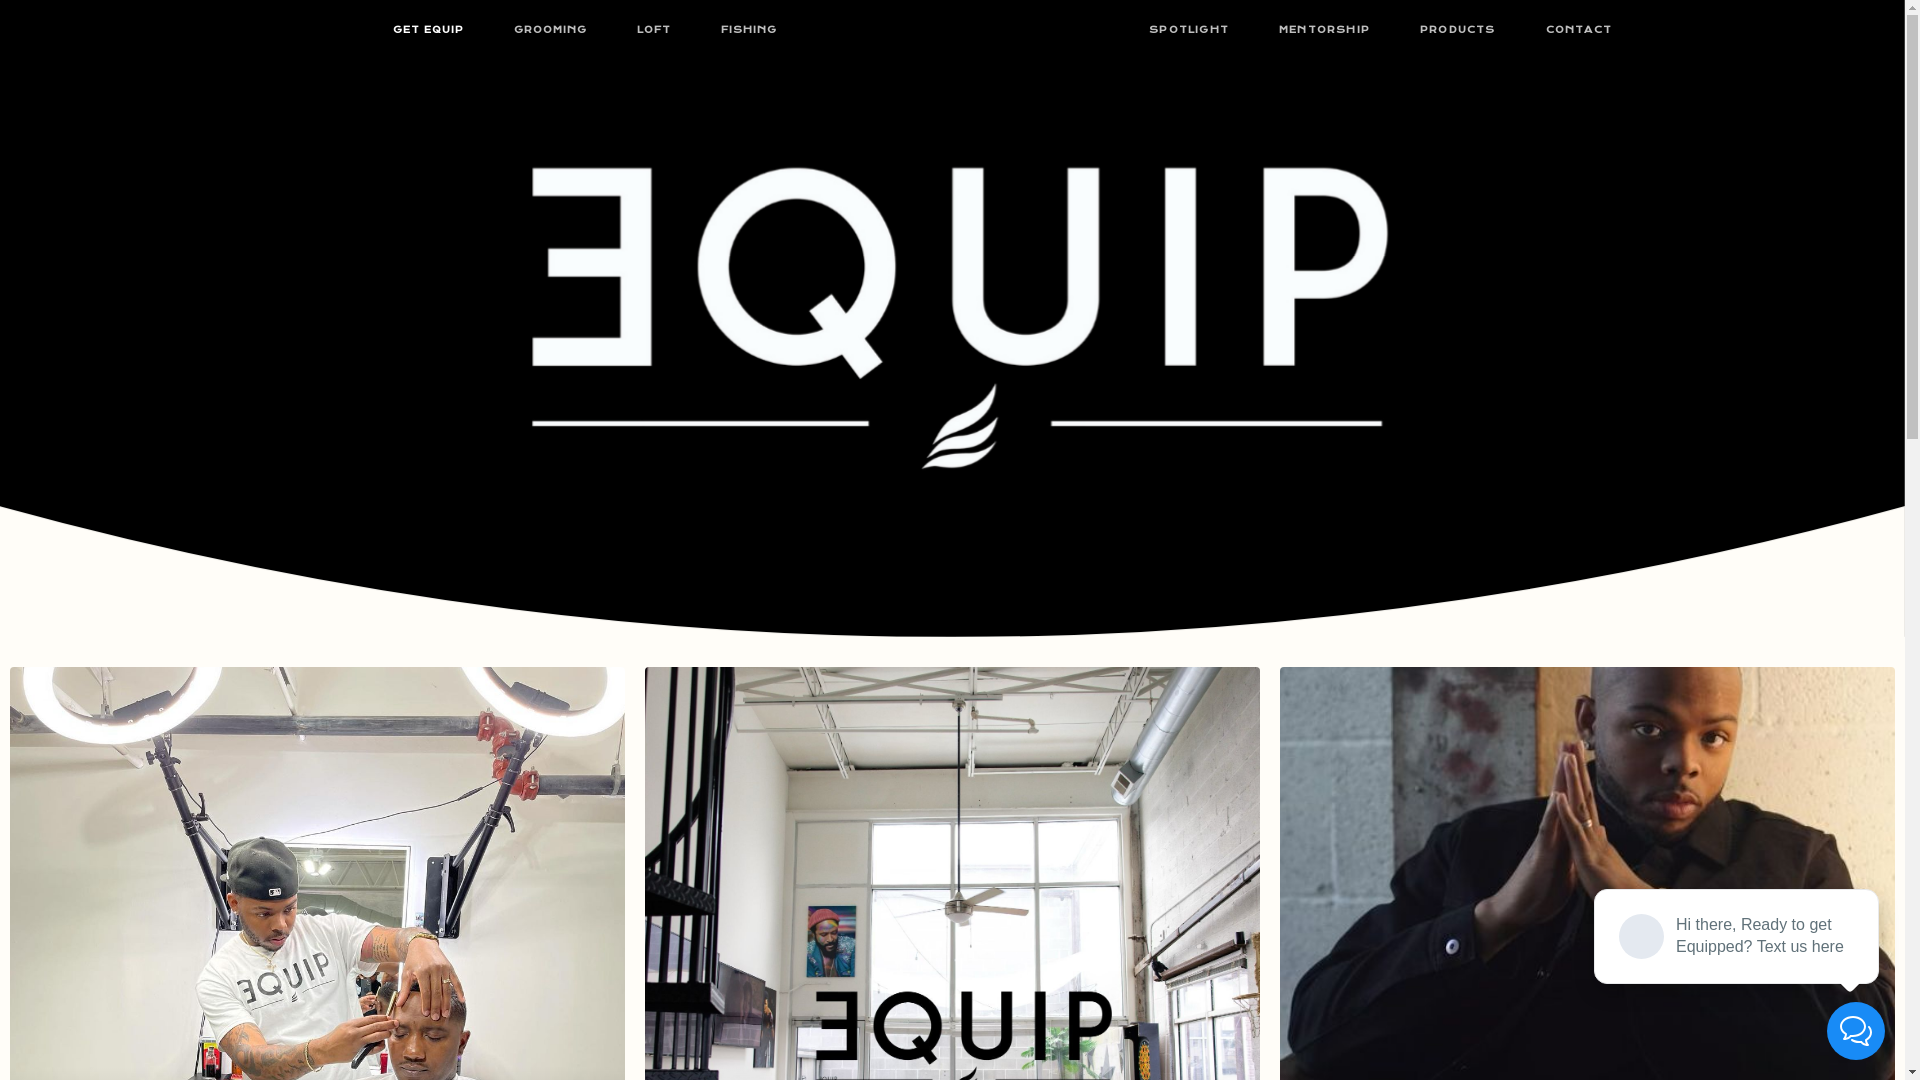 This screenshot has width=1920, height=1080. I want to click on 'Loft', so click(798, 663).